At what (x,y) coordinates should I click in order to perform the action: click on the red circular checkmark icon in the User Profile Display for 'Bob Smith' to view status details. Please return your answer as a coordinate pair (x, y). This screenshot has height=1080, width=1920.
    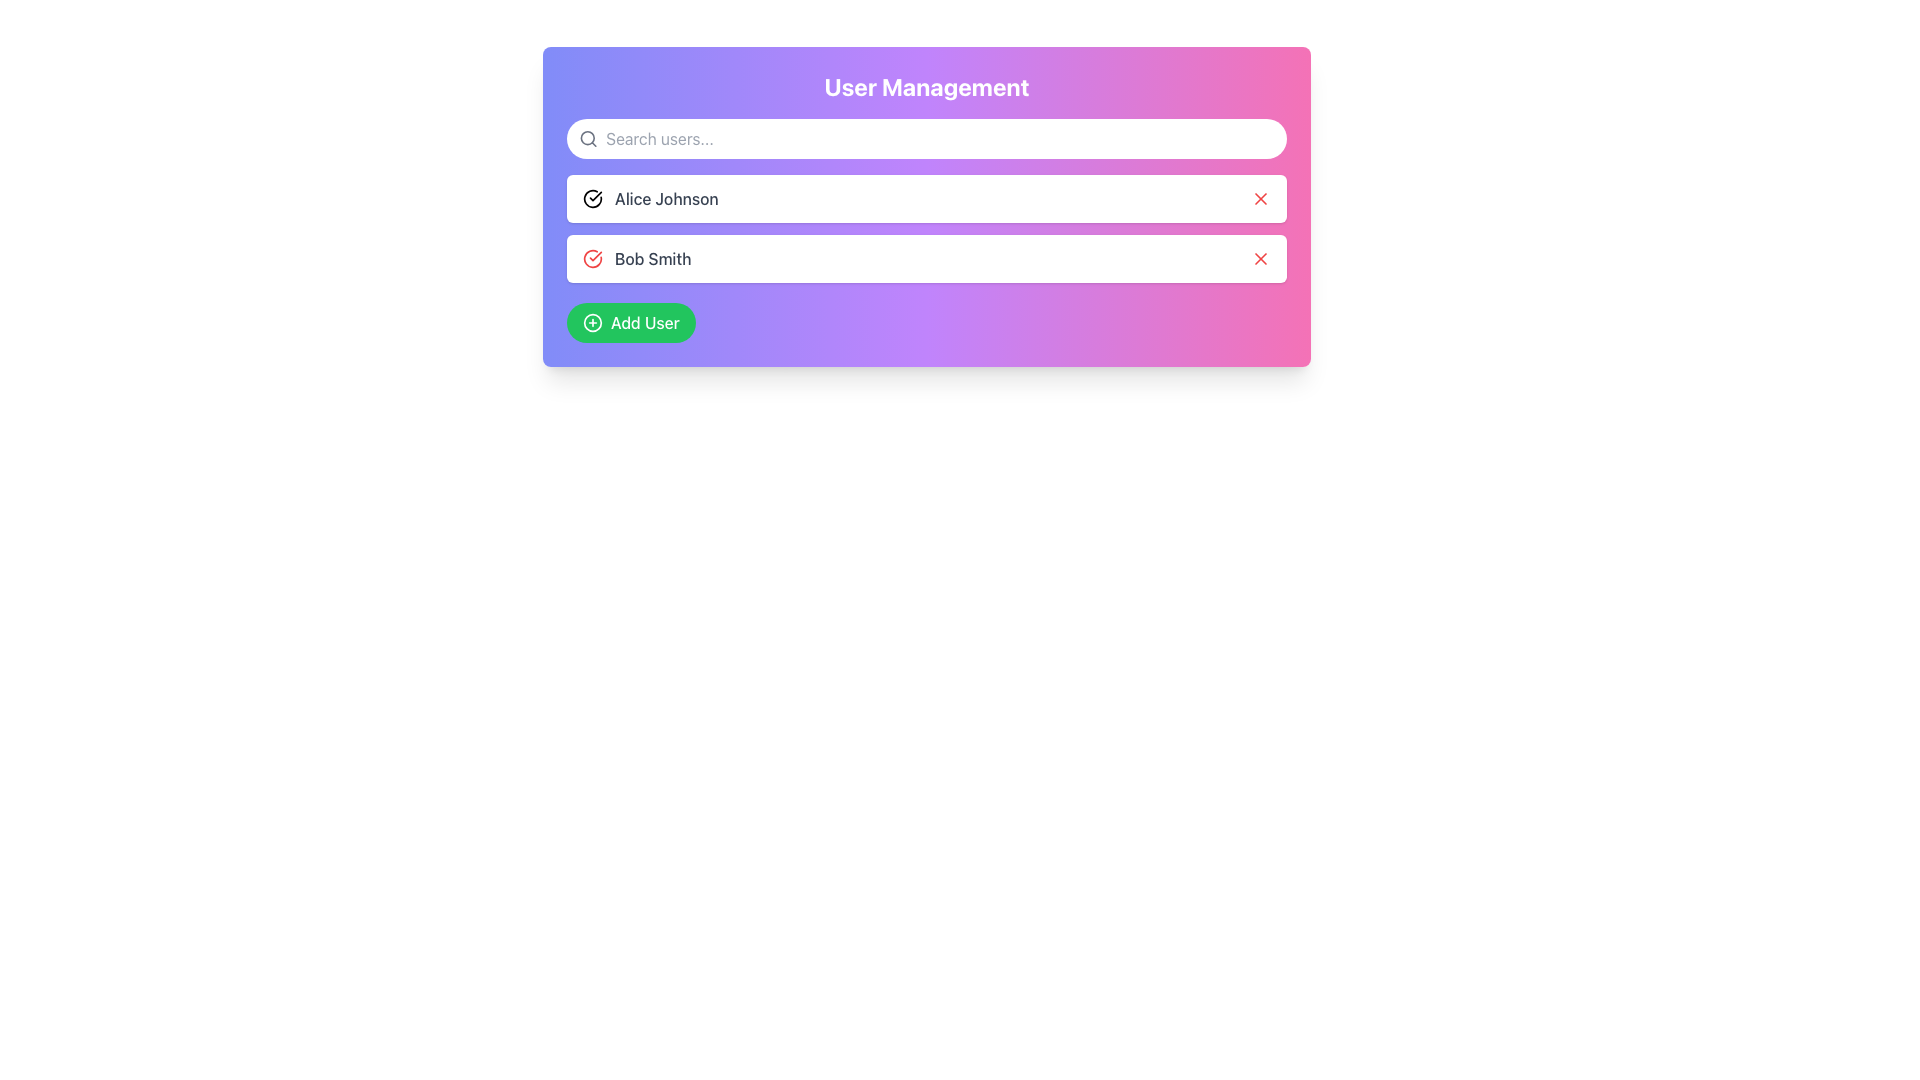
    Looking at the image, I should click on (636, 257).